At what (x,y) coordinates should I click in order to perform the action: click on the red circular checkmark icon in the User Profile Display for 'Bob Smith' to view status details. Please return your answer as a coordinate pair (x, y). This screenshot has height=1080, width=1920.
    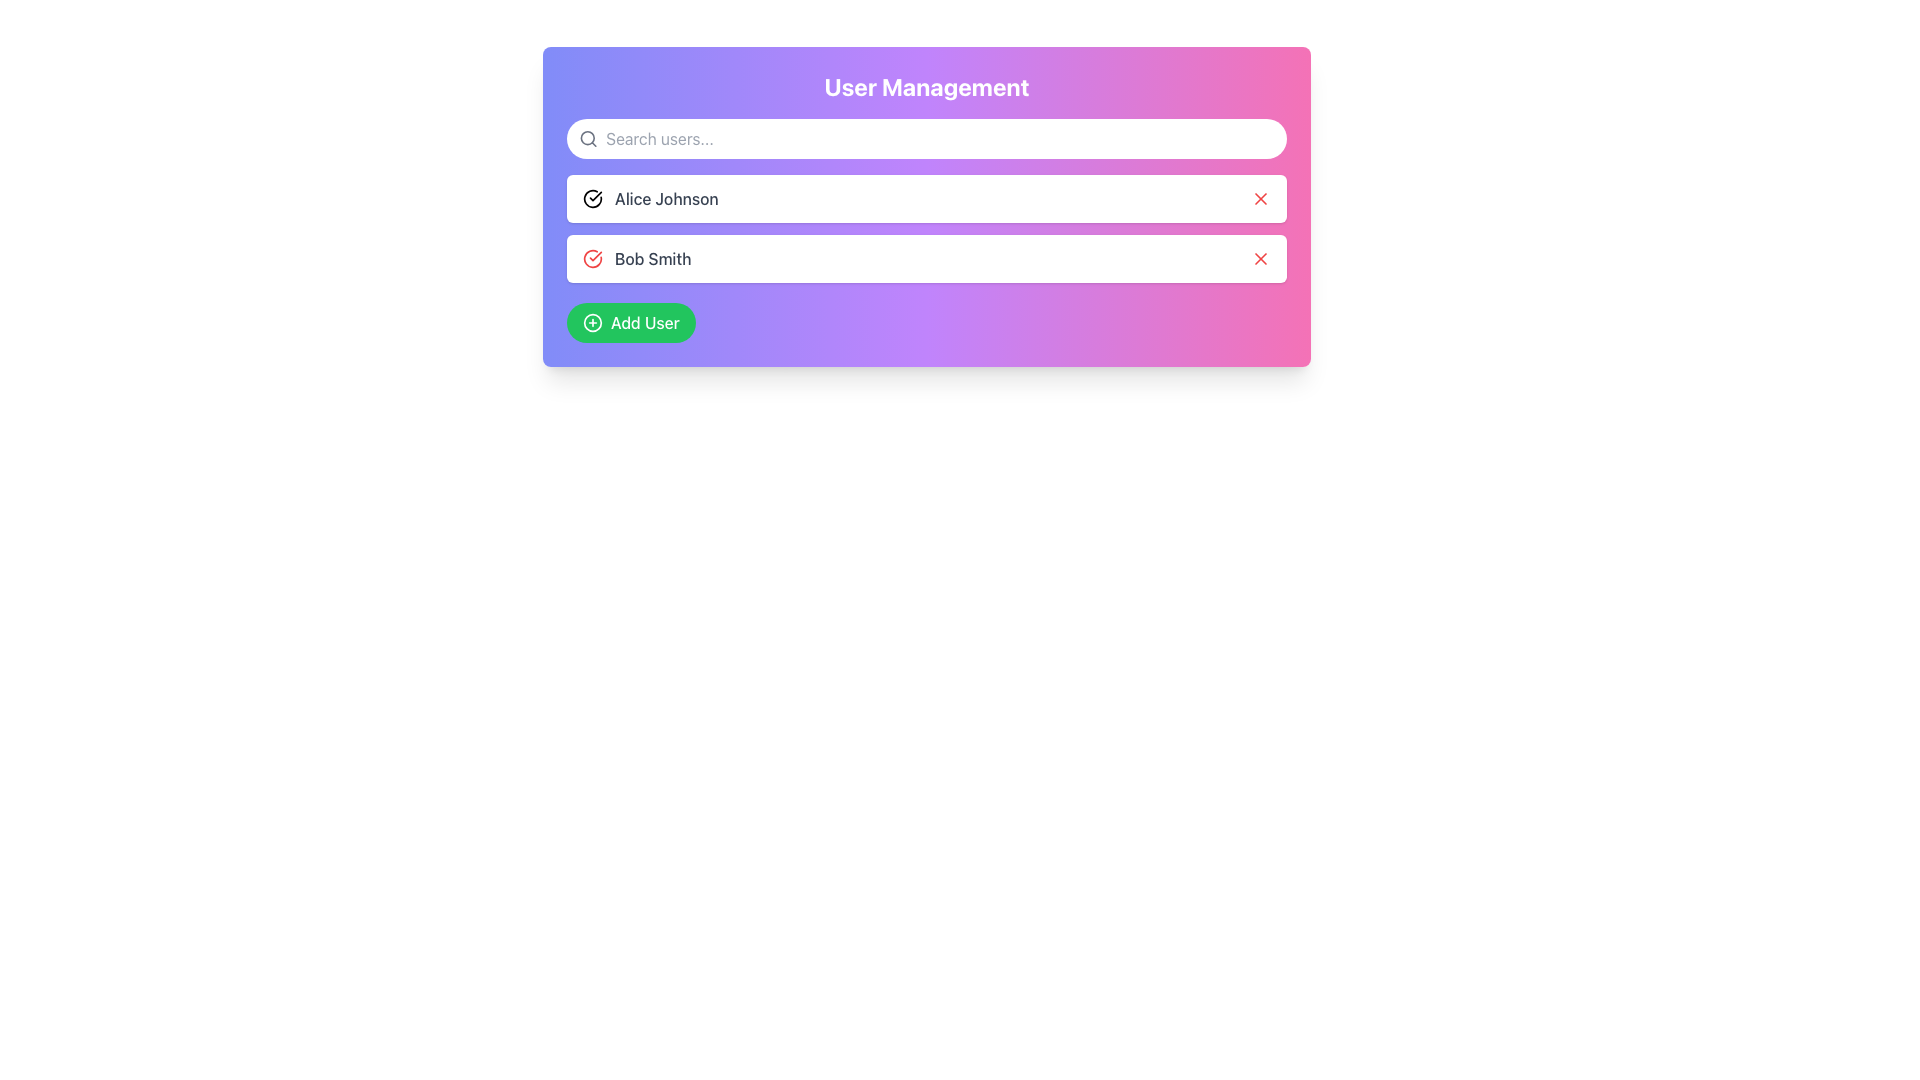
    Looking at the image, I should click on (636, 257).